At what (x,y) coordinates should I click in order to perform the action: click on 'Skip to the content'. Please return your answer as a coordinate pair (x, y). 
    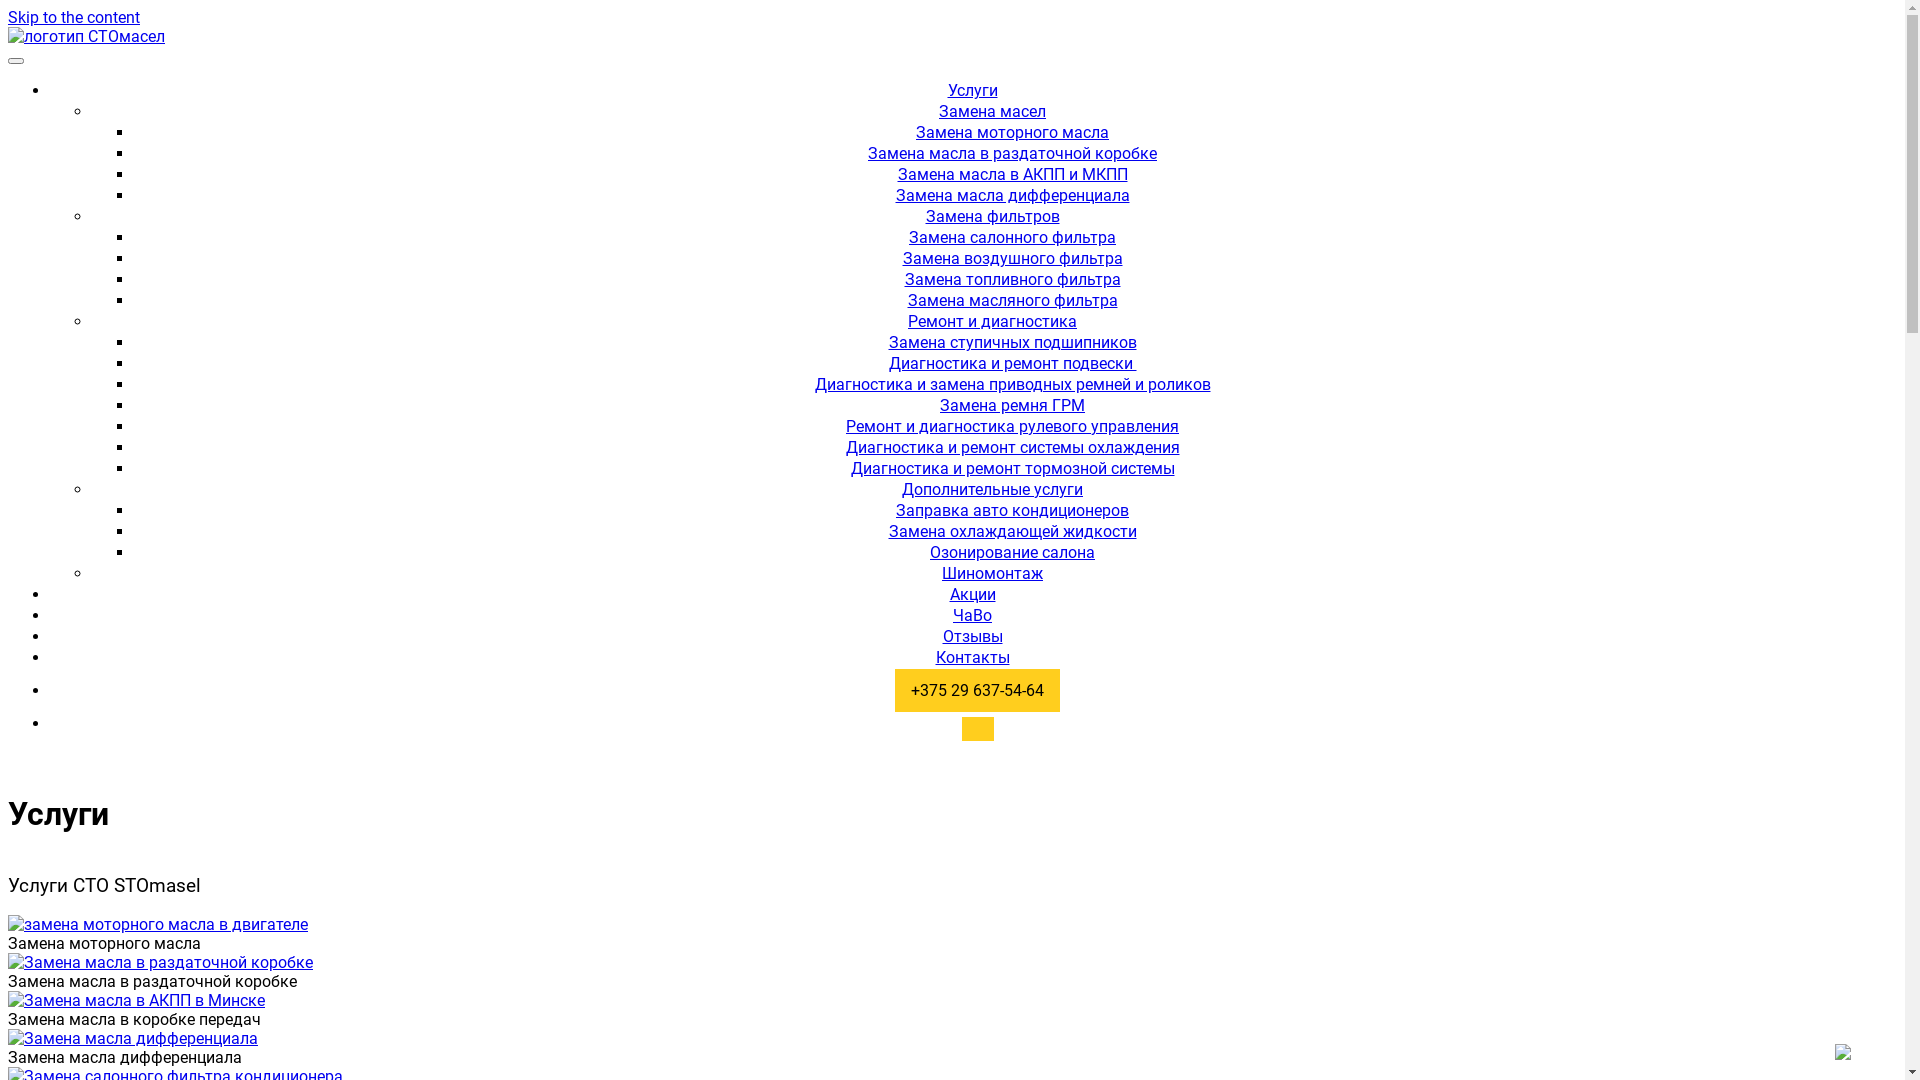
    Looking at the image, I should click on (73, 17).